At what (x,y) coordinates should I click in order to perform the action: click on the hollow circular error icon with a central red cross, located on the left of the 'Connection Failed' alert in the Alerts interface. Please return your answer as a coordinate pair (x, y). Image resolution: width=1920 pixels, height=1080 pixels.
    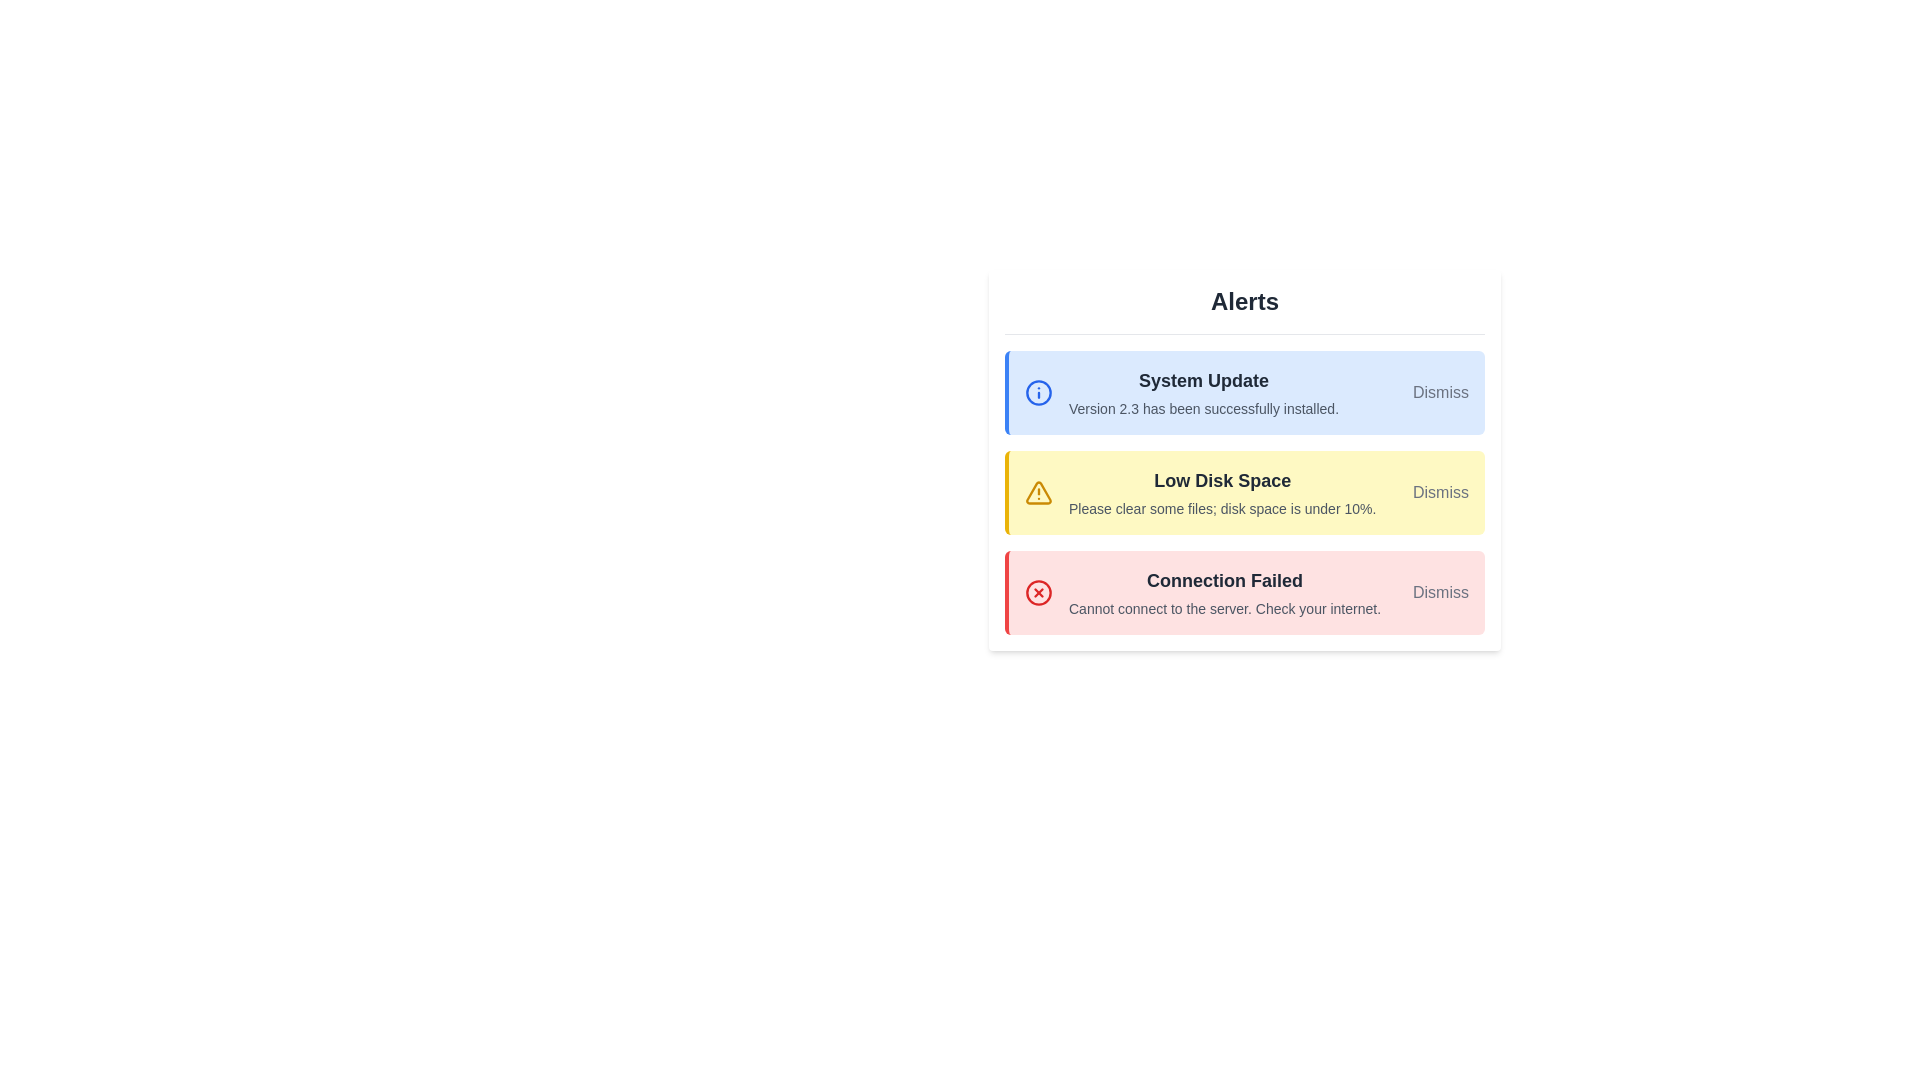
    Looking at the image, I should click on (1038, 592).